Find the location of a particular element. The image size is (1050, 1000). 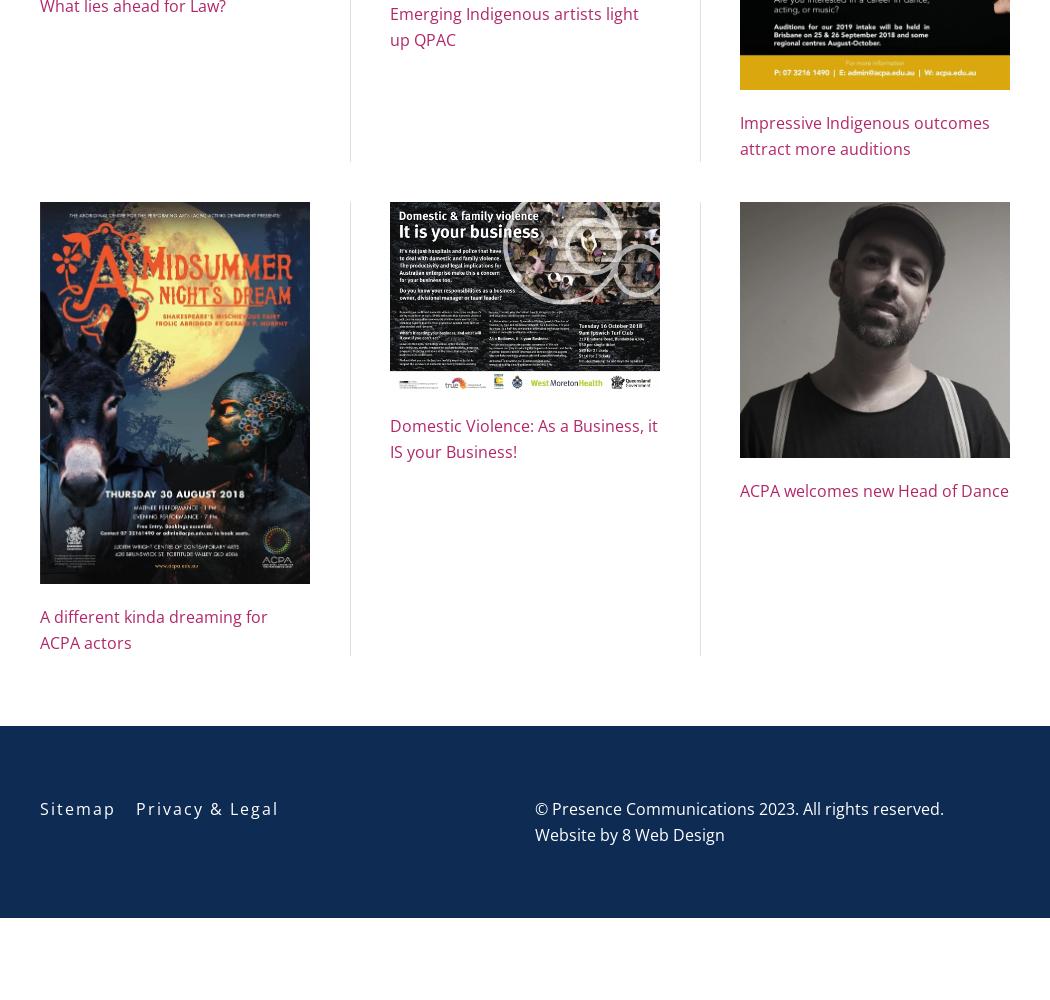

'Website by' is located at coordinates (577, 833).